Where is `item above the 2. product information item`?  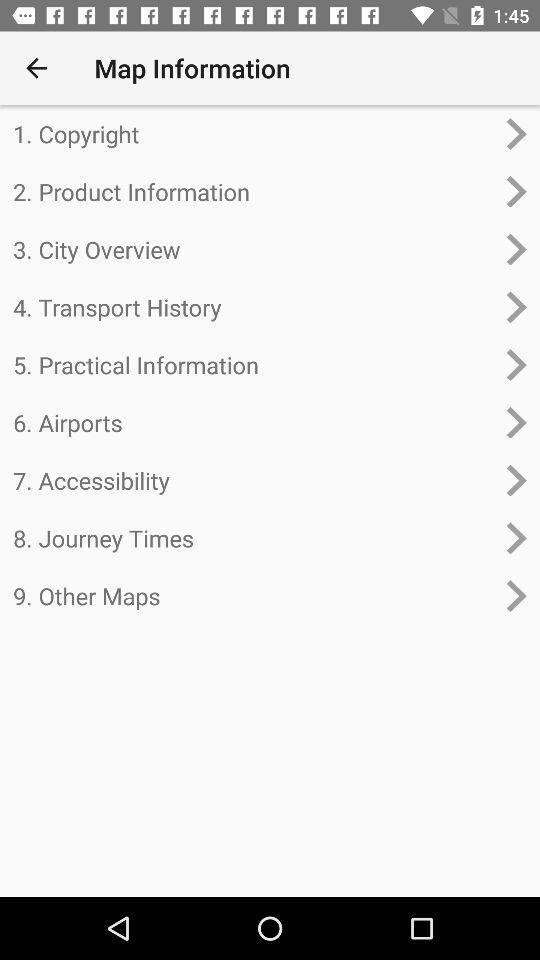 item above the 2. product information item is located at coordinates (253, 133).